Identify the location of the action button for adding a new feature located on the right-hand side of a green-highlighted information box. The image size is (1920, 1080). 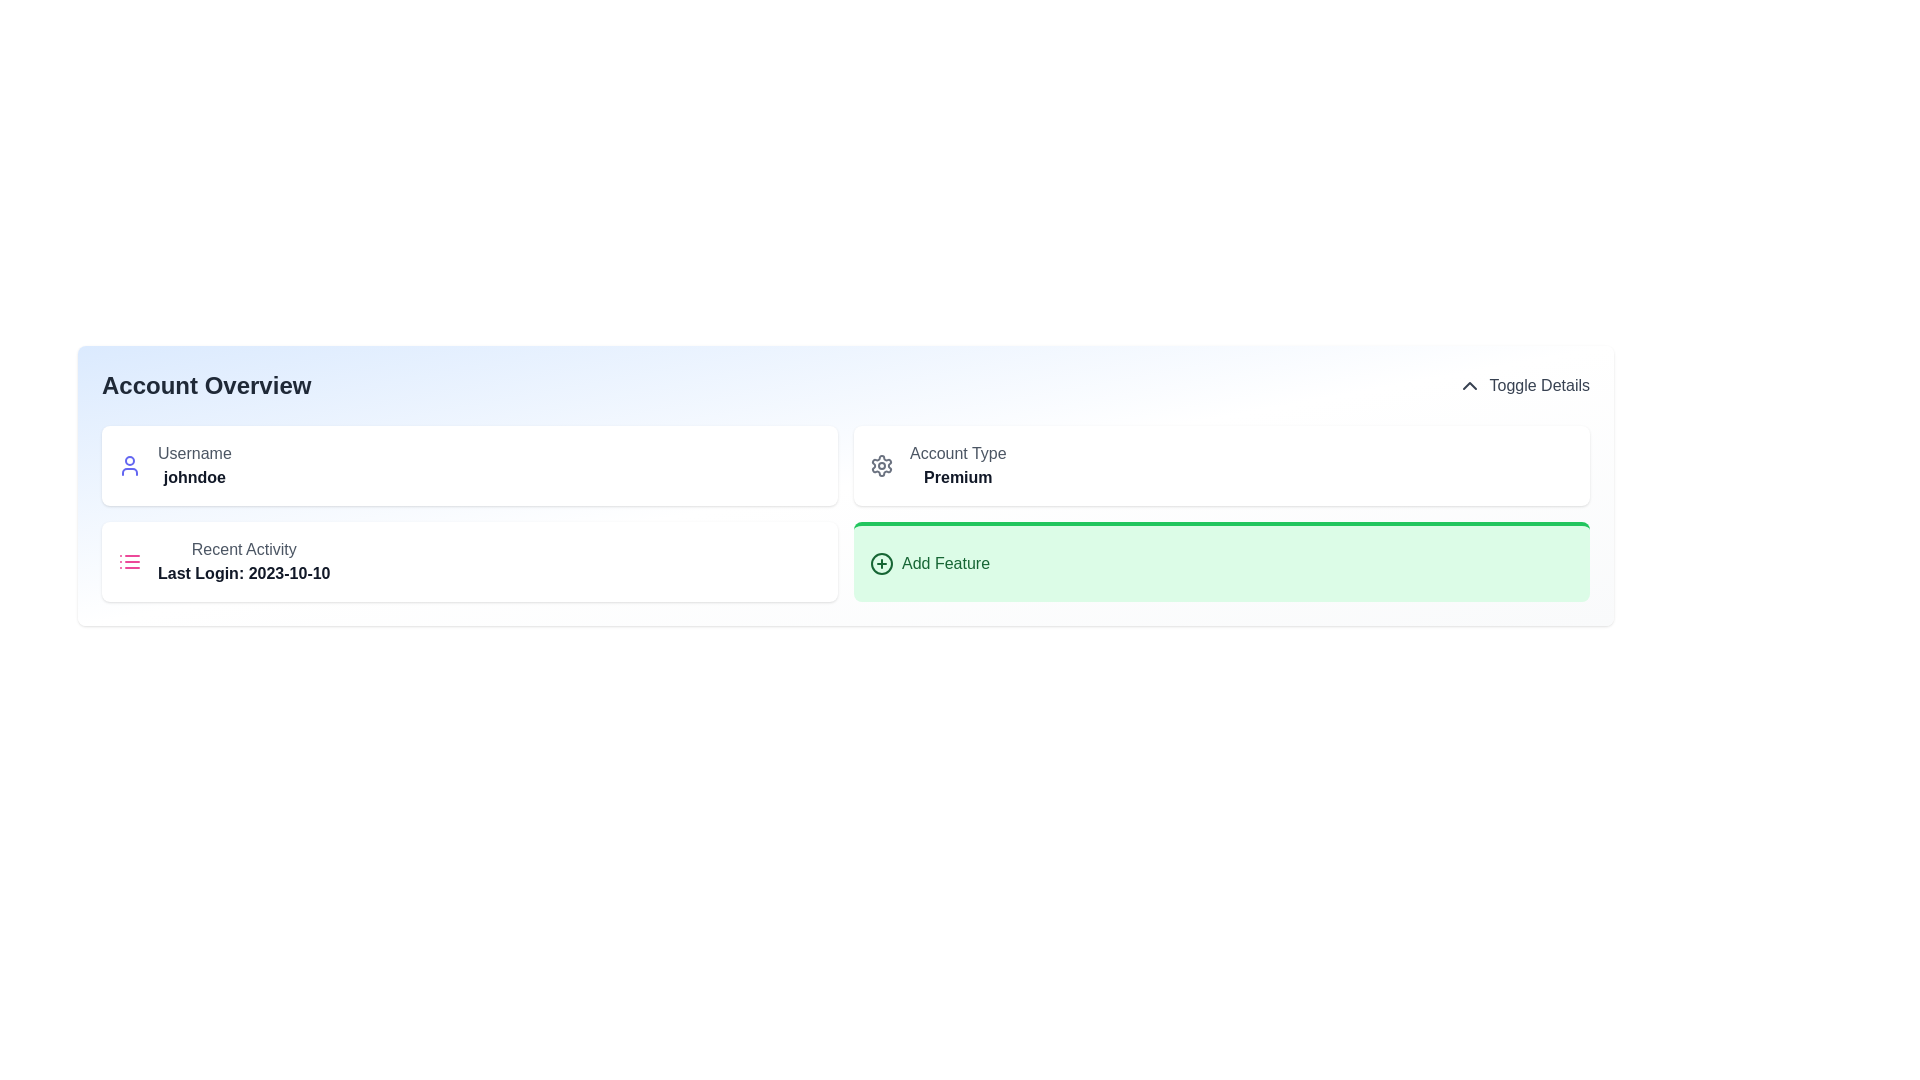
(929, 563).